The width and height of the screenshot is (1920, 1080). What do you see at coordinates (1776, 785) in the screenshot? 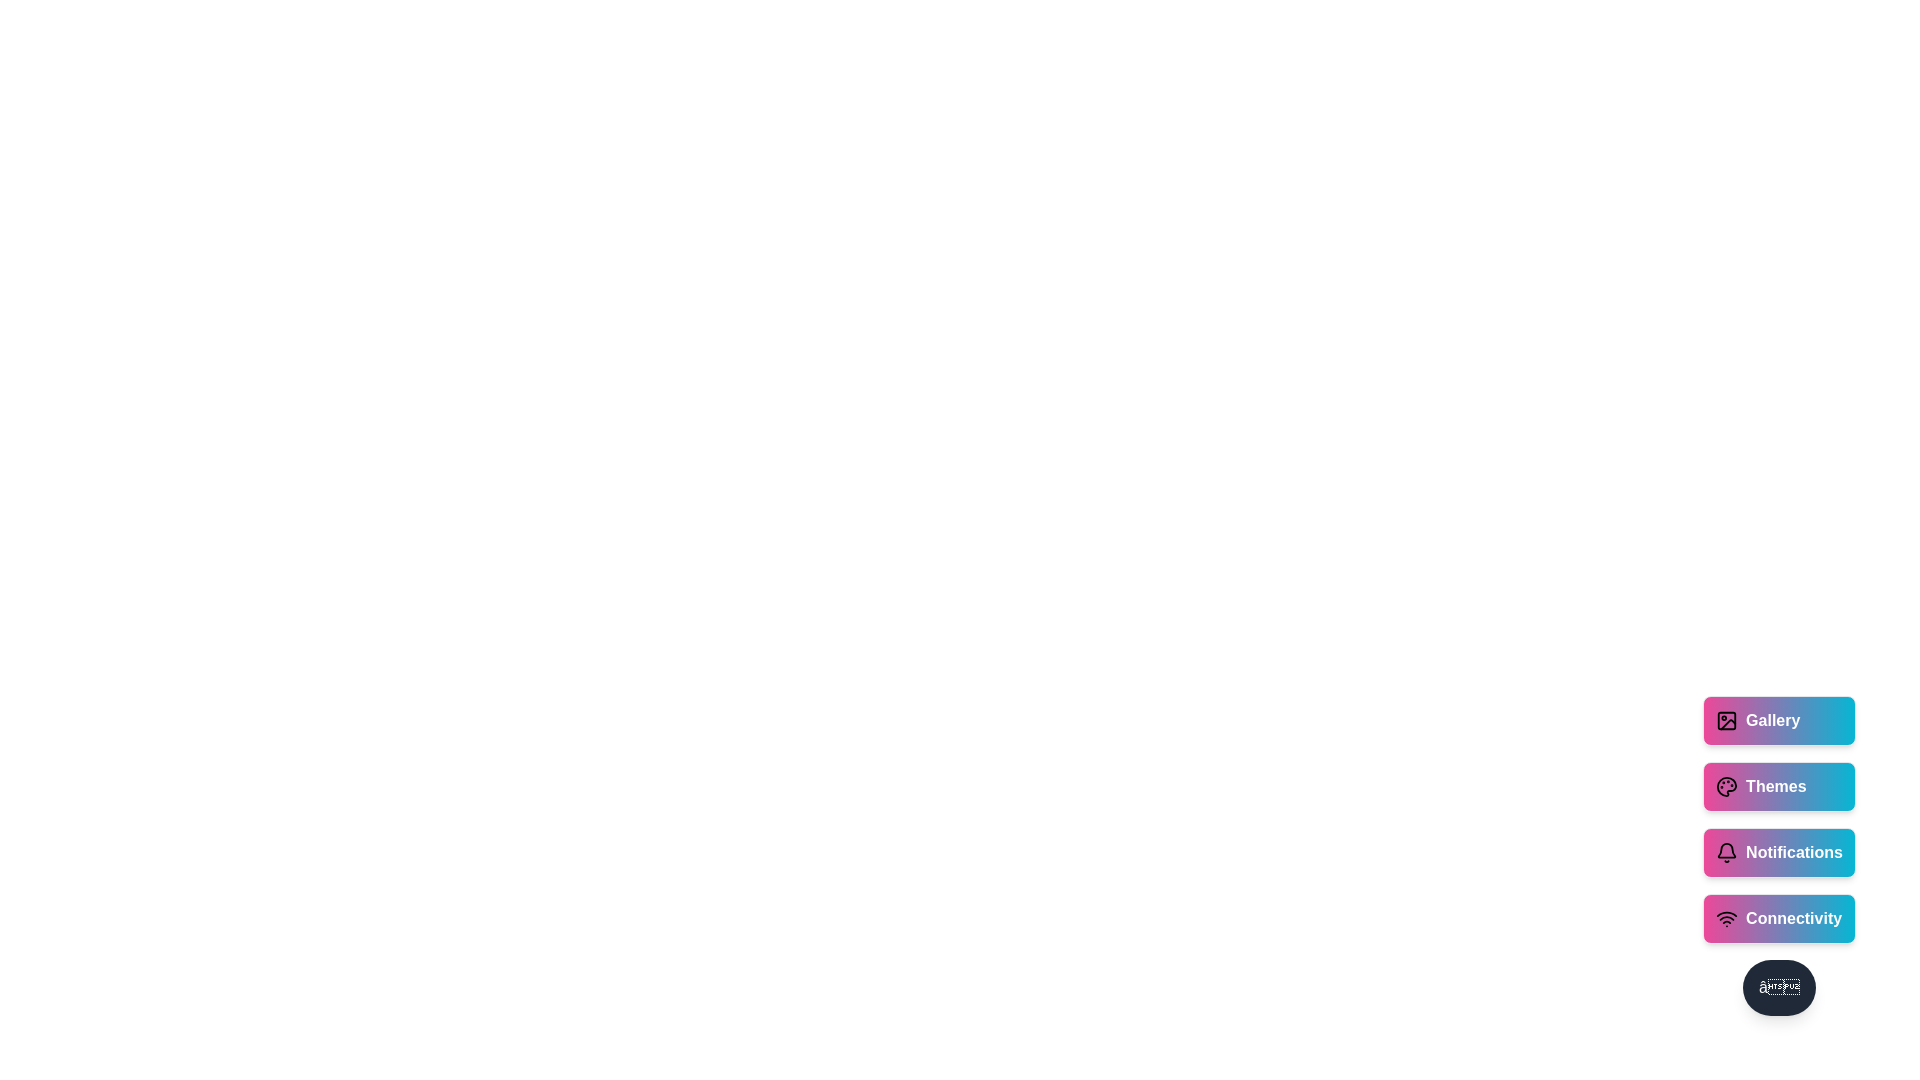
I see `the button that contains the label indicating 'Themes', which is located within the second button of a vertical stack on the right side of the interface, next to a palette icon` at bounding box center [1776, 785].